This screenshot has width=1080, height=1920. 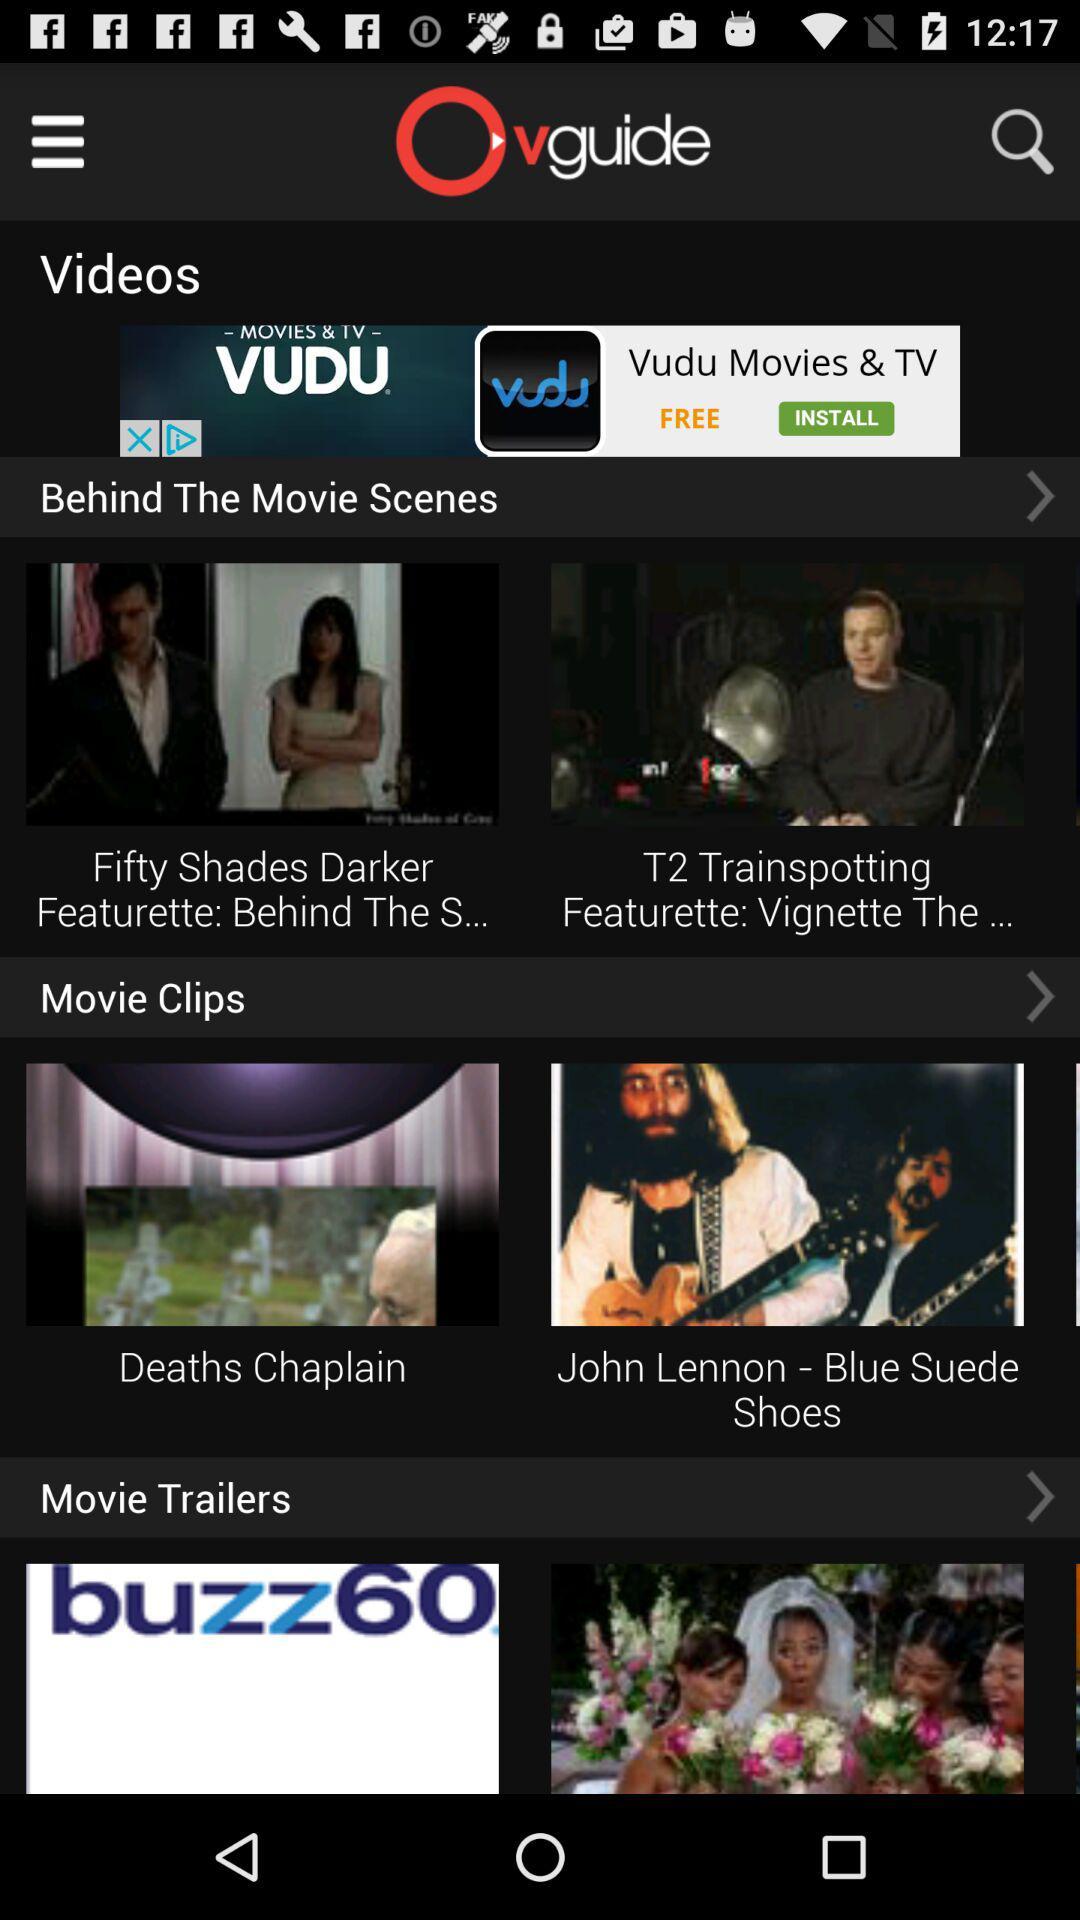 I want to click on more movie trailers, so click(x=1039, y=1496).